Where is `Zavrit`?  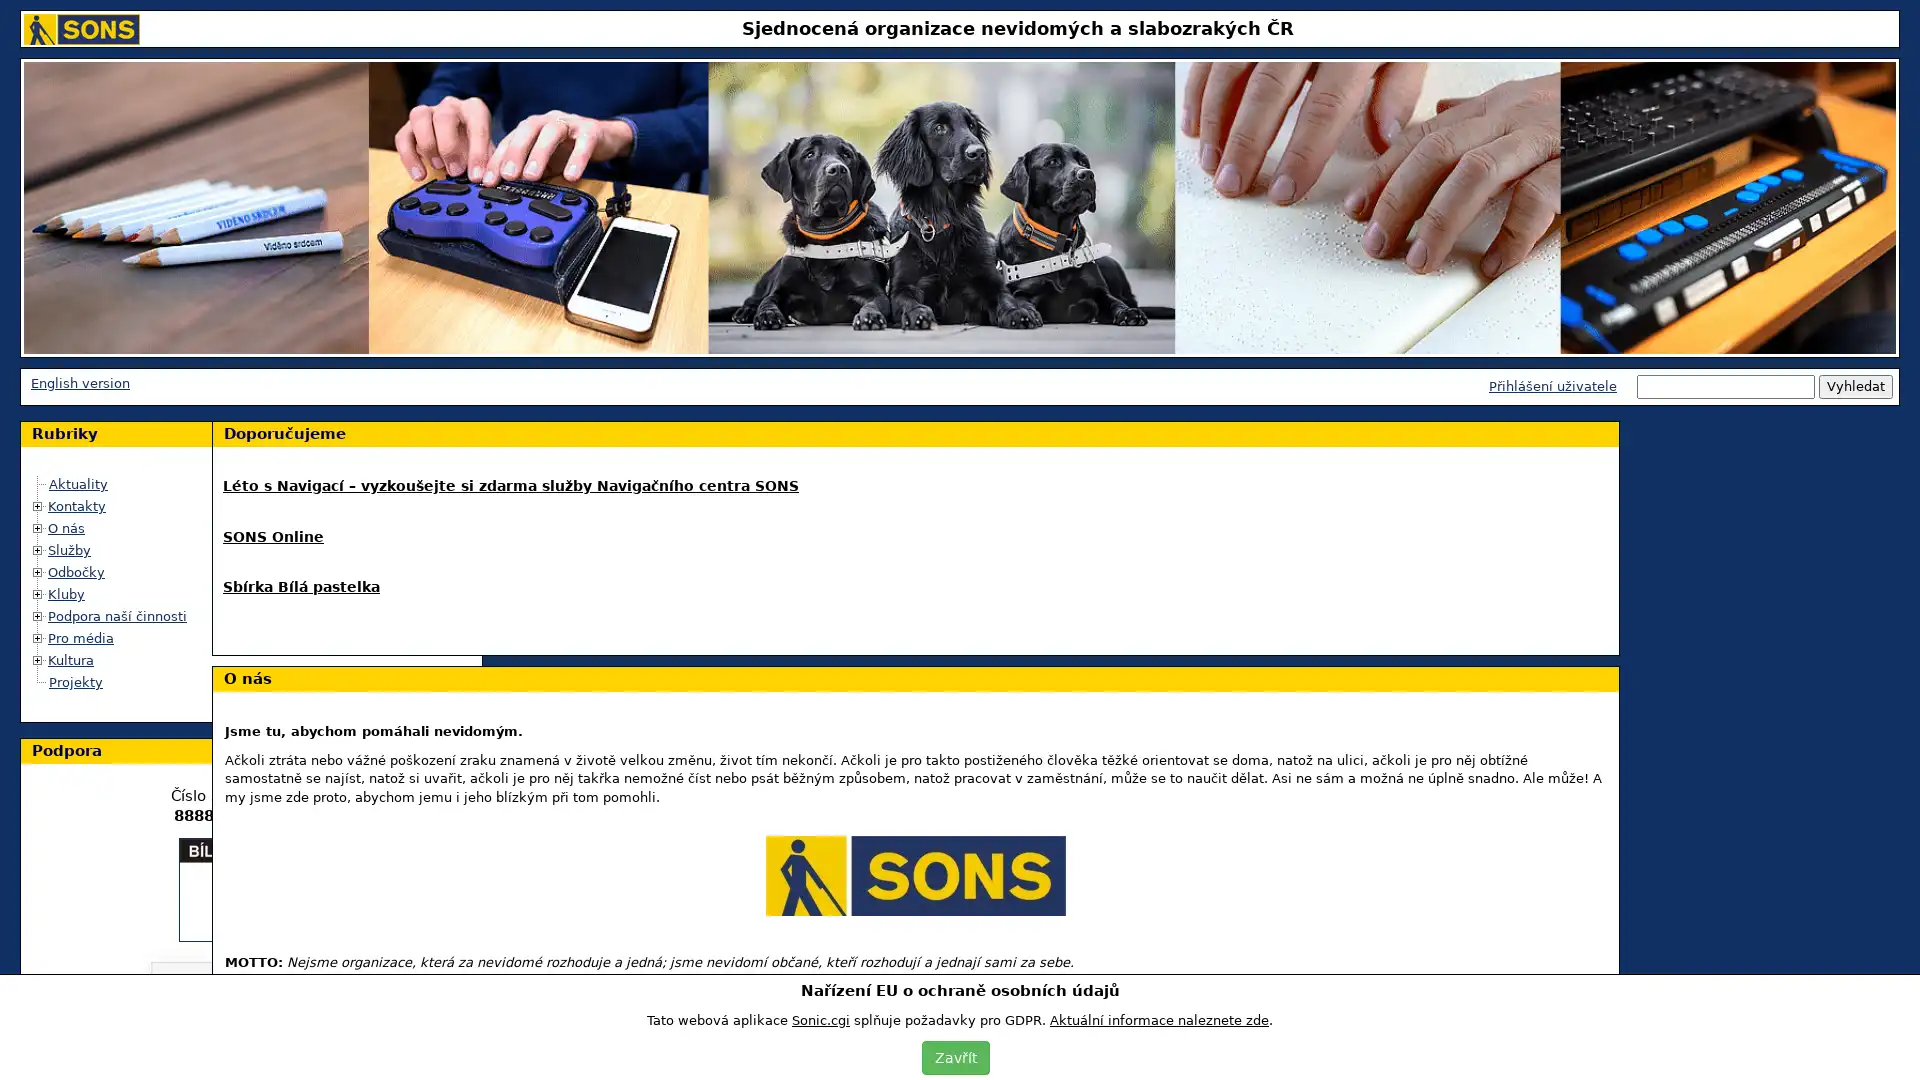 Zavrit is located at coordinates (954, 1056).